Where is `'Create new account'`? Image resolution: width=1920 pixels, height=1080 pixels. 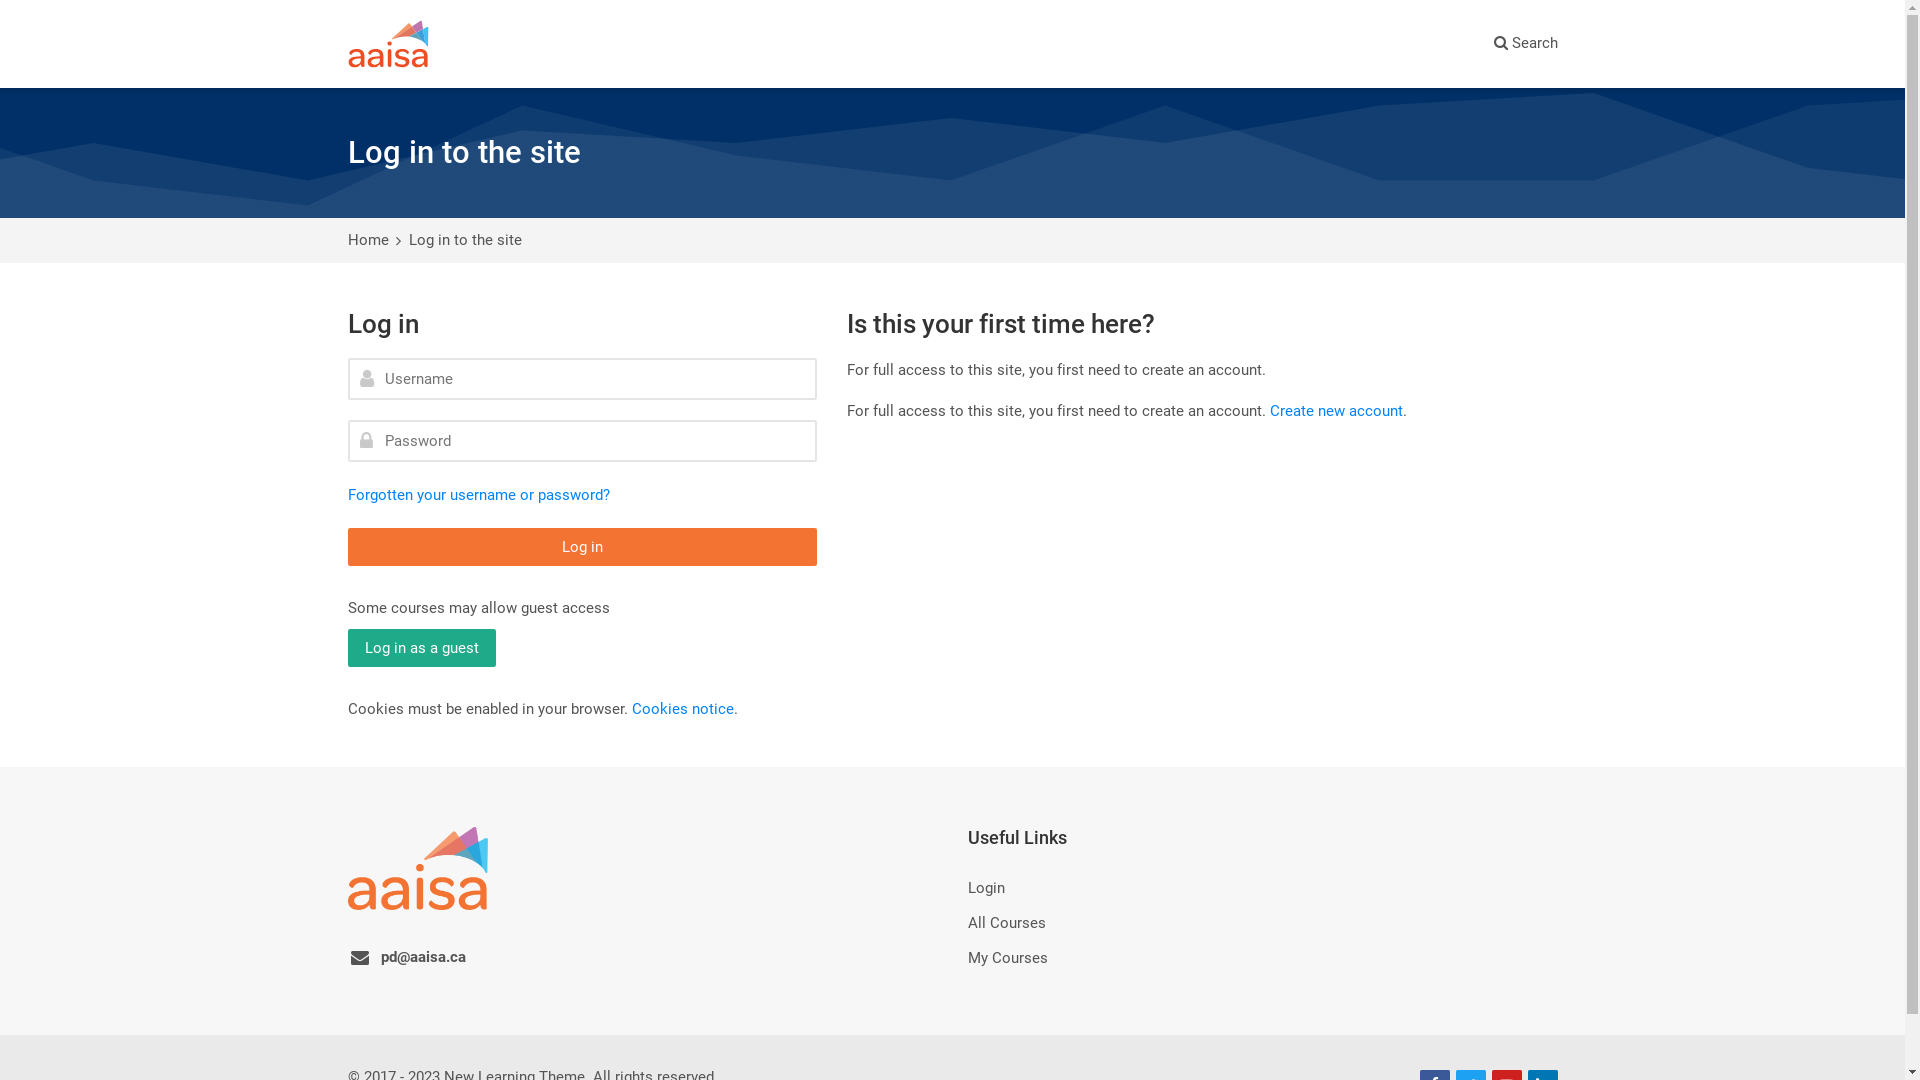
'Create new account' is located at coordinates (1269, 410).